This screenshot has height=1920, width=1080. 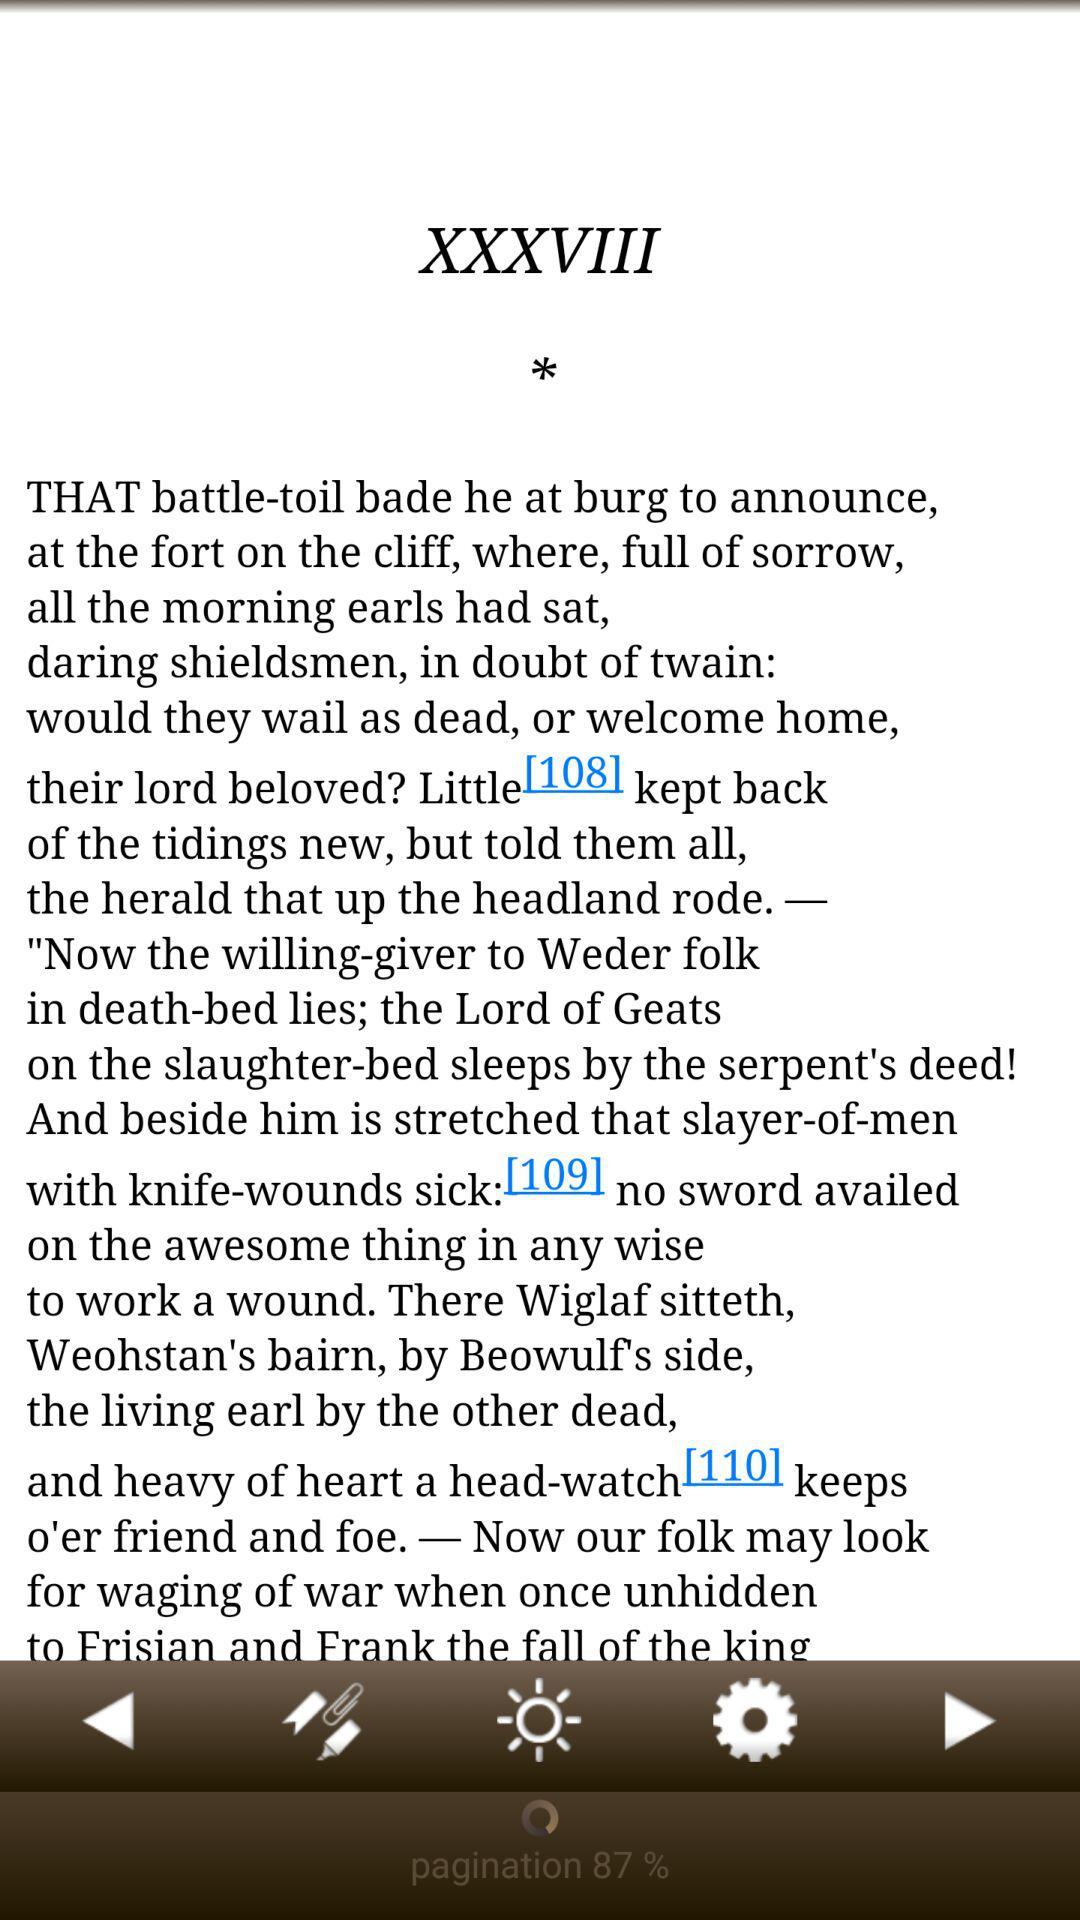 I want to click on click the settings option, so click(x=756, y=1725).